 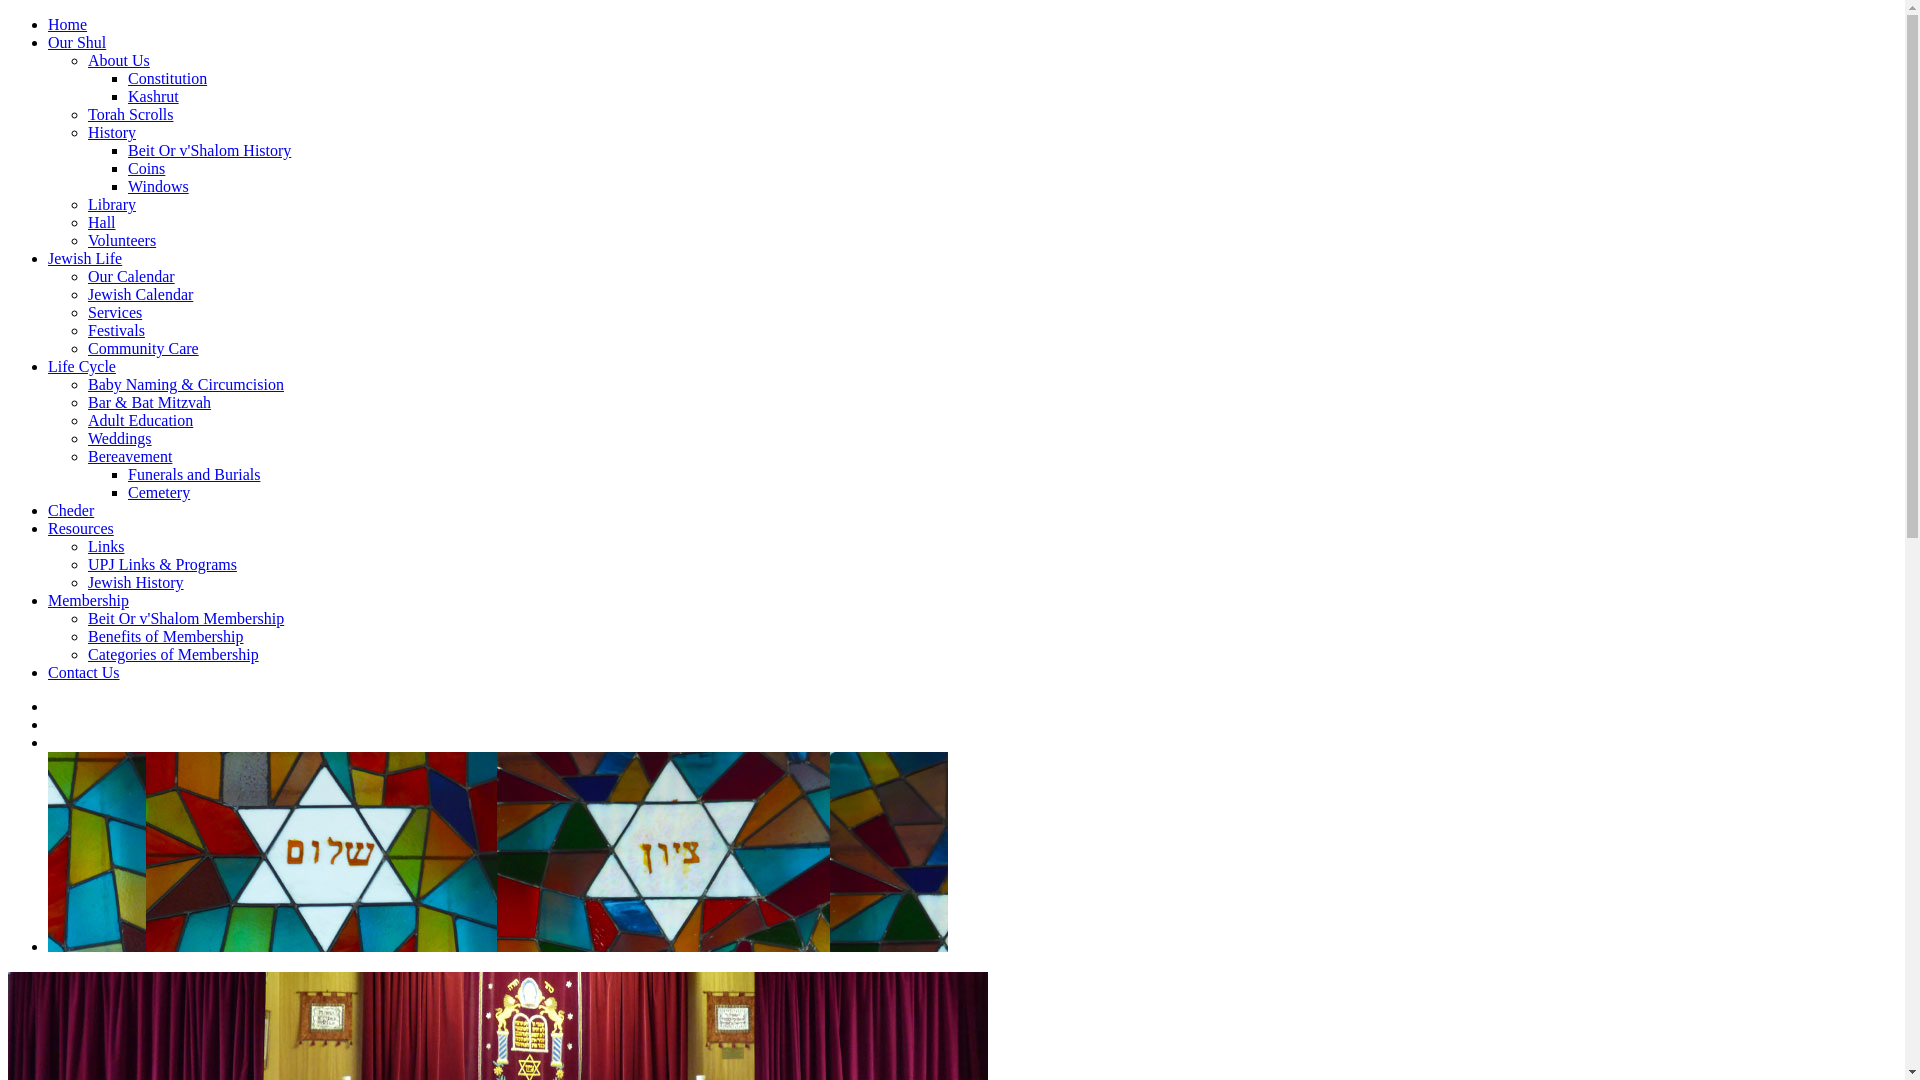 What do you see at coordinates (86, 239) in the screenshot?
I see `'Volunteers'` at bounding box center [86, 239].